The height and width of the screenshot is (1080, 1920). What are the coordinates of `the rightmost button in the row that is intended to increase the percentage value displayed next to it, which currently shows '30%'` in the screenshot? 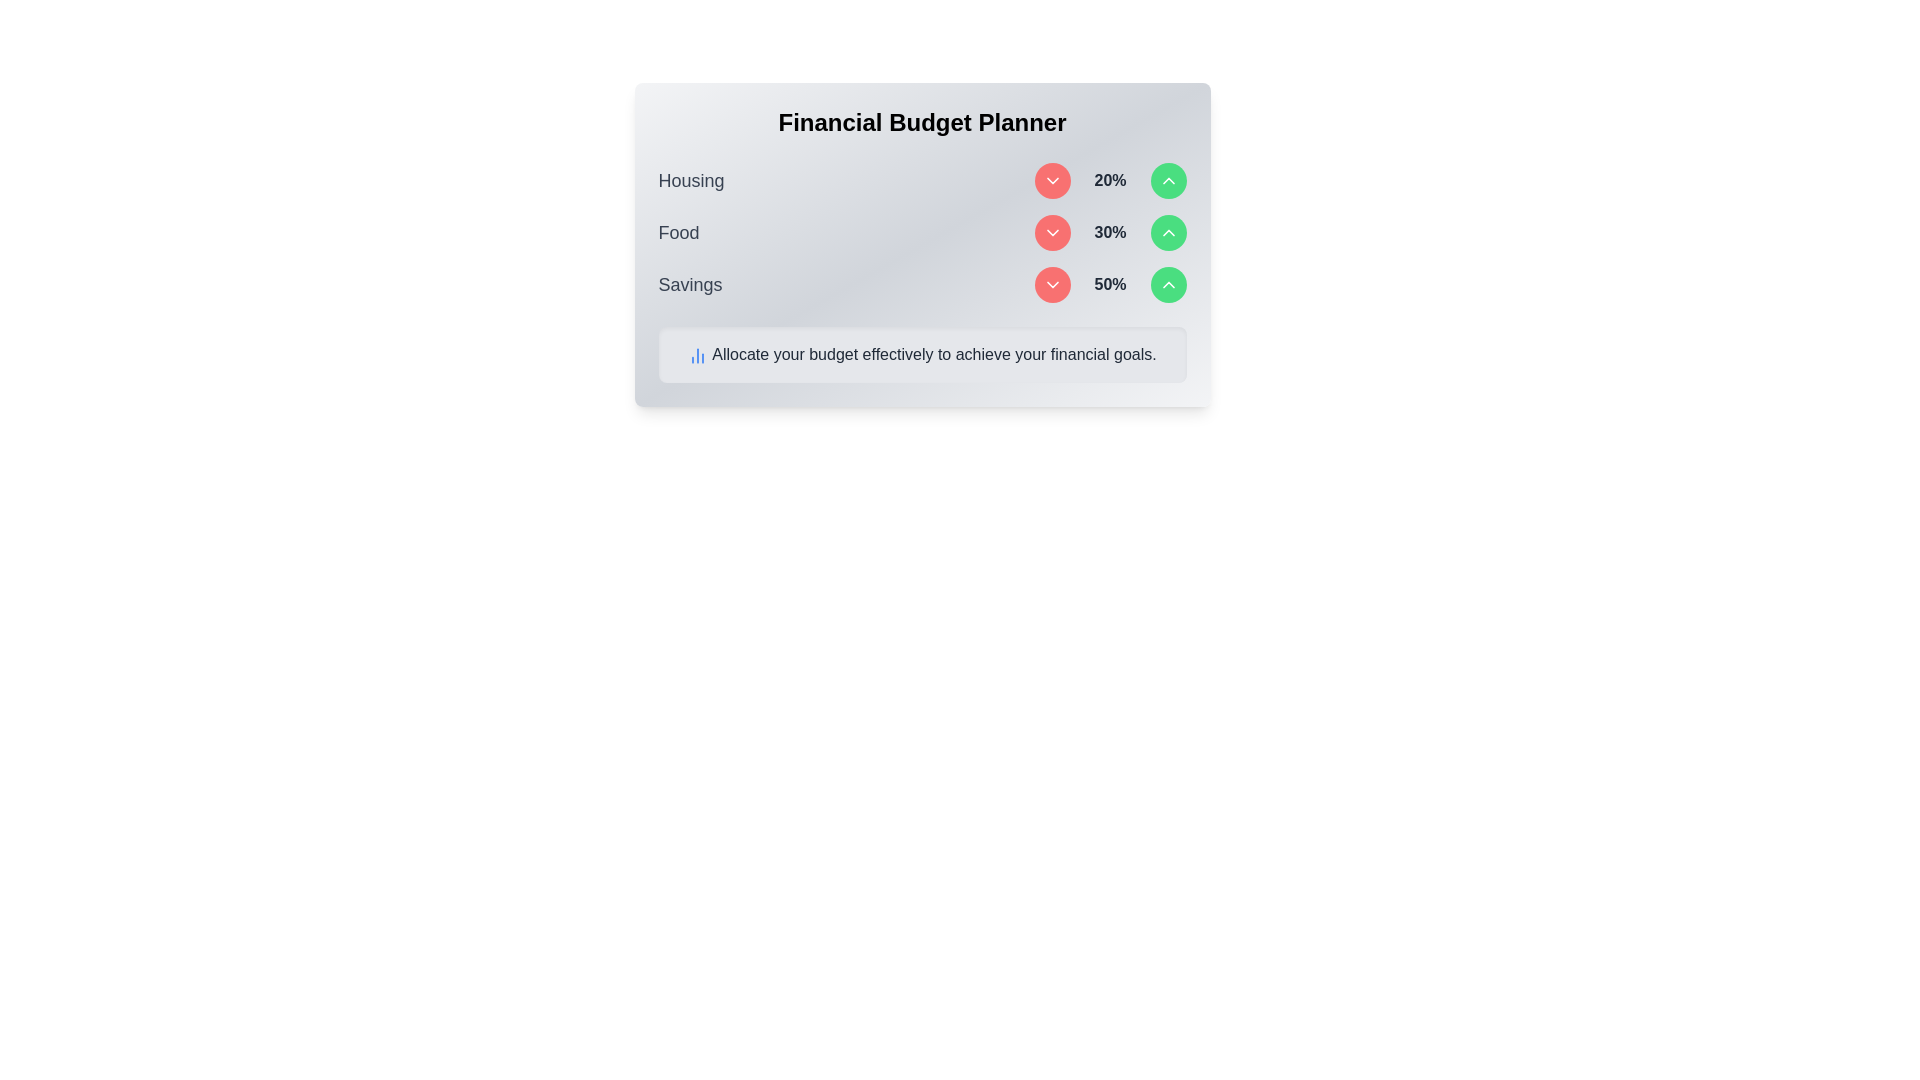 It's located at (1168, 231).